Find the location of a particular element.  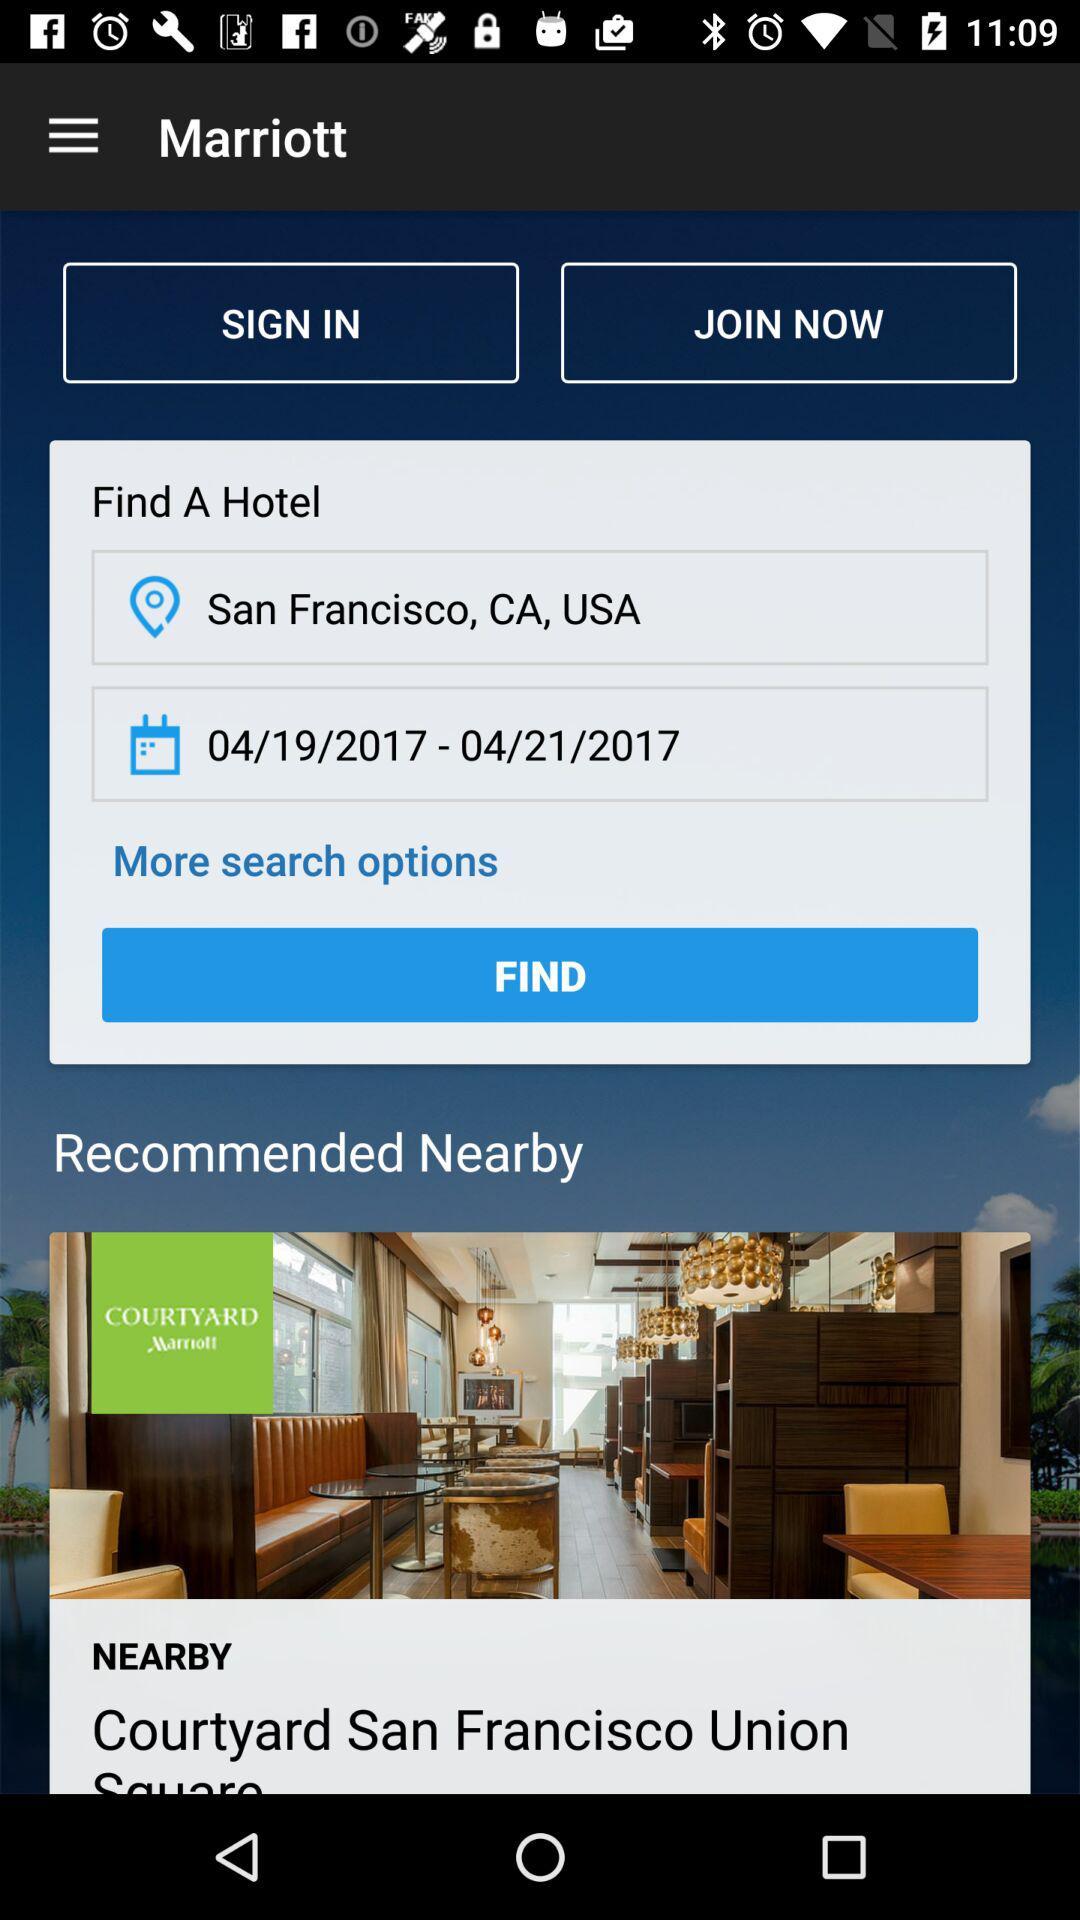

item next to join now is located at coordinates (290, 322).